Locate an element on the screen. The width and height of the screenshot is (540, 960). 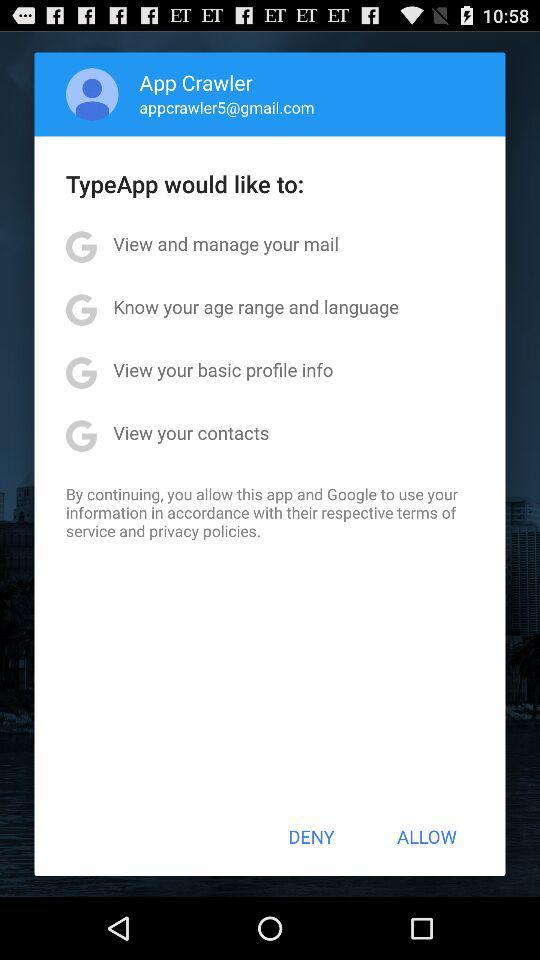
icon next to app crawler app is located at coordinates (91, 94).